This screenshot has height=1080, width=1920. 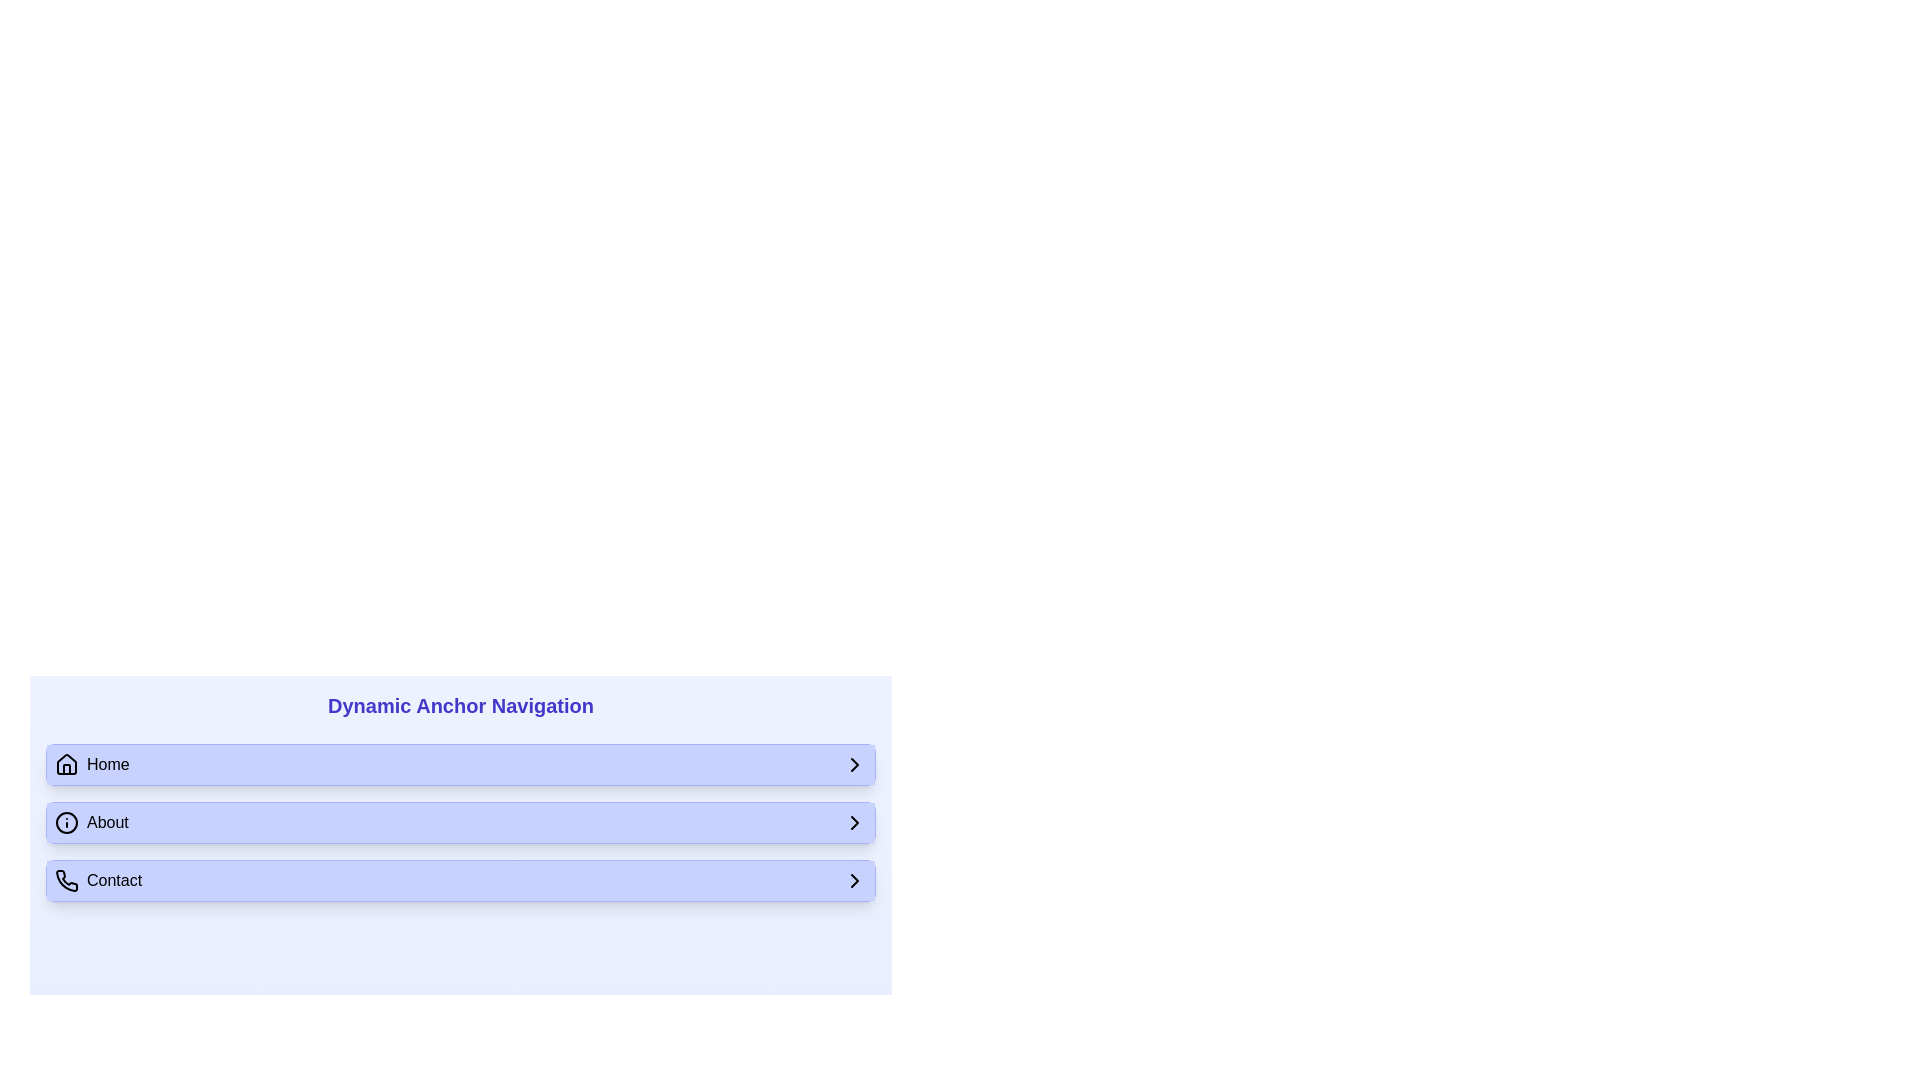 What do you see at coordinates (67, 879) in the screenshot?
I see `the black line icon of a stylized telephone receiver, which is positioned to the left of the text 'Contact' in the third row of the navigation options` at bounding box center [67, 879].